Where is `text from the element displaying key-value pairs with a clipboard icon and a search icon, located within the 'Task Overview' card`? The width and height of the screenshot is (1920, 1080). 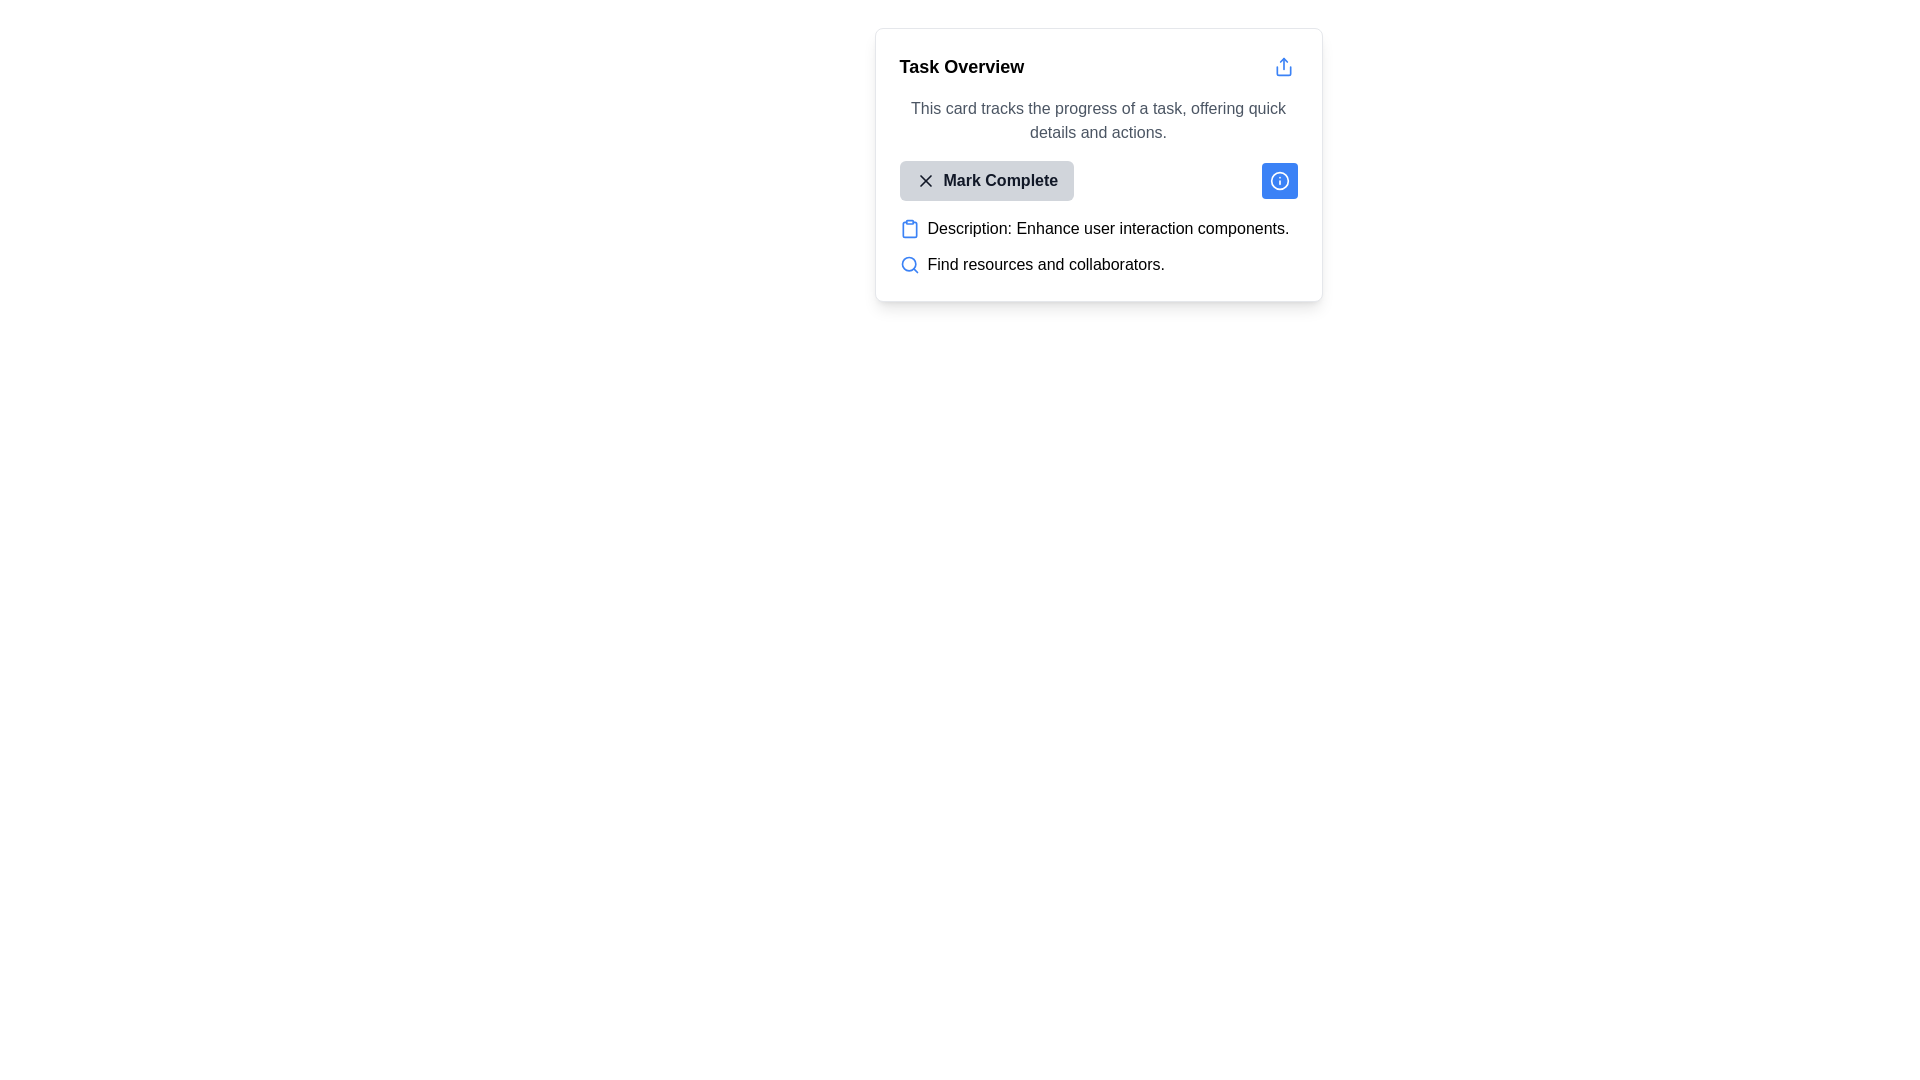 text from the element displaying key-value pairs with a clipboard icon and a search icon, located within the 'Task Overview' card is located at coordinates (1097, 245).